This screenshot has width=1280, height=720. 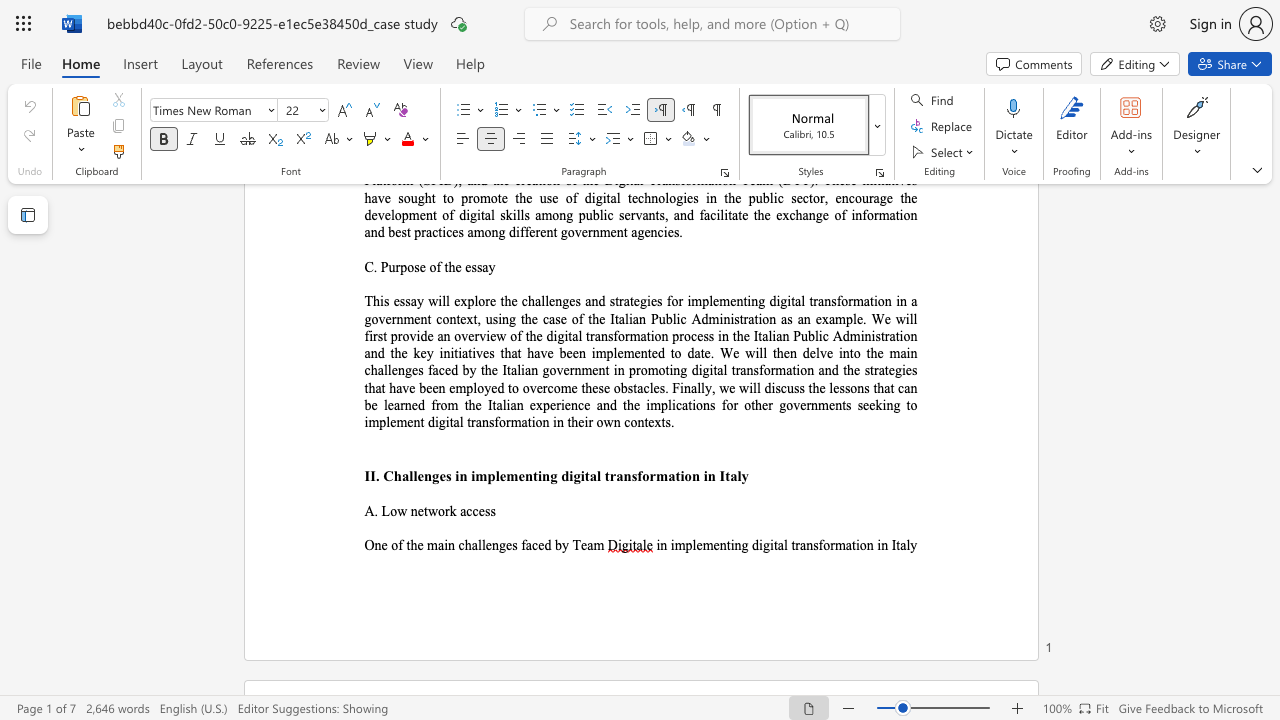 What do you see at coordinates (381, 510) in the screenshot?
I see `the subset text "Low network acces" within the text "A. Low network access"` at bounding box center [381, 510].